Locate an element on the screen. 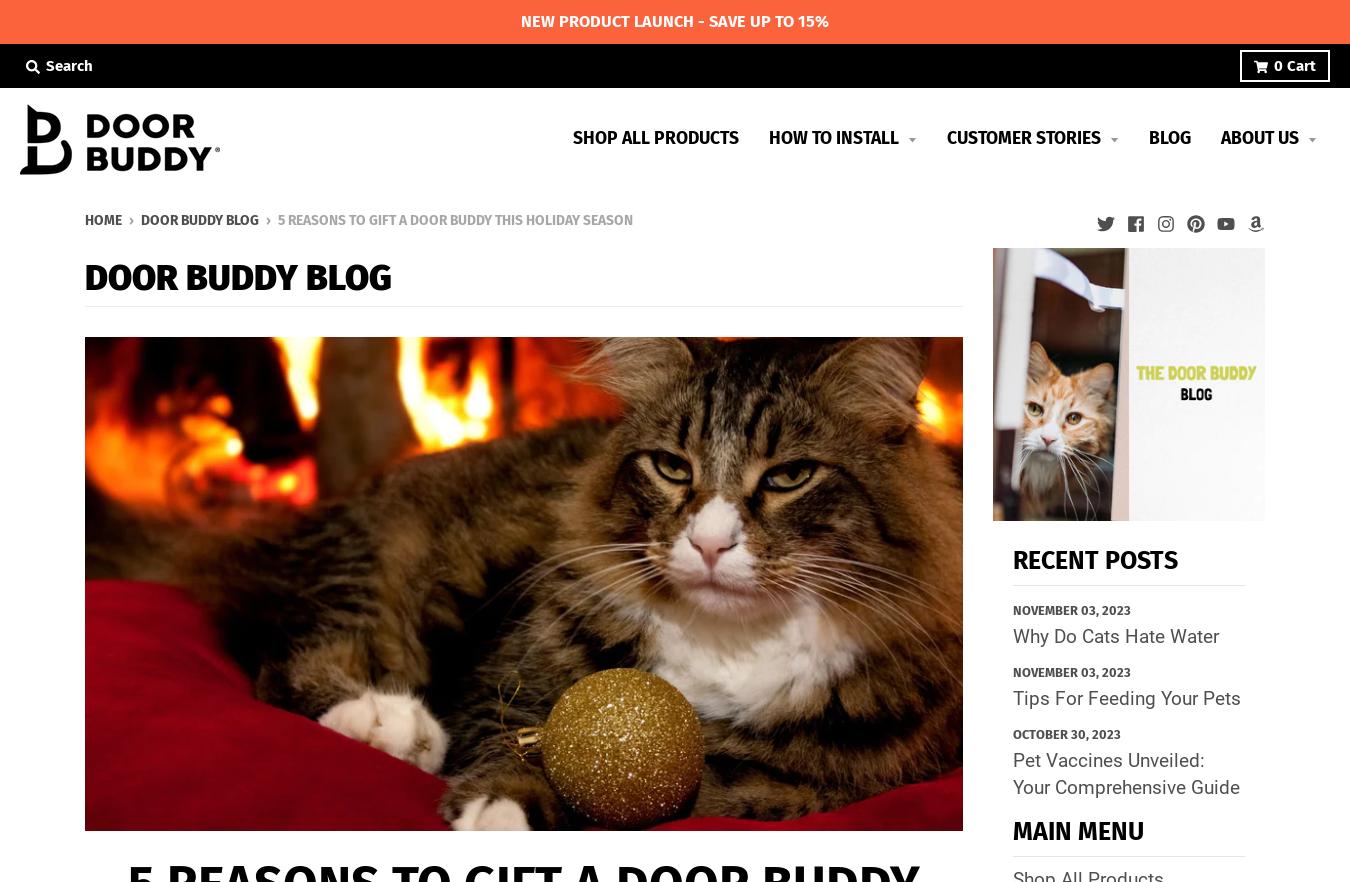 The height and width of the screenshot is (882, 1350). 'Tips For Feeding Your Pets' is located at coordinates (1125, 698).